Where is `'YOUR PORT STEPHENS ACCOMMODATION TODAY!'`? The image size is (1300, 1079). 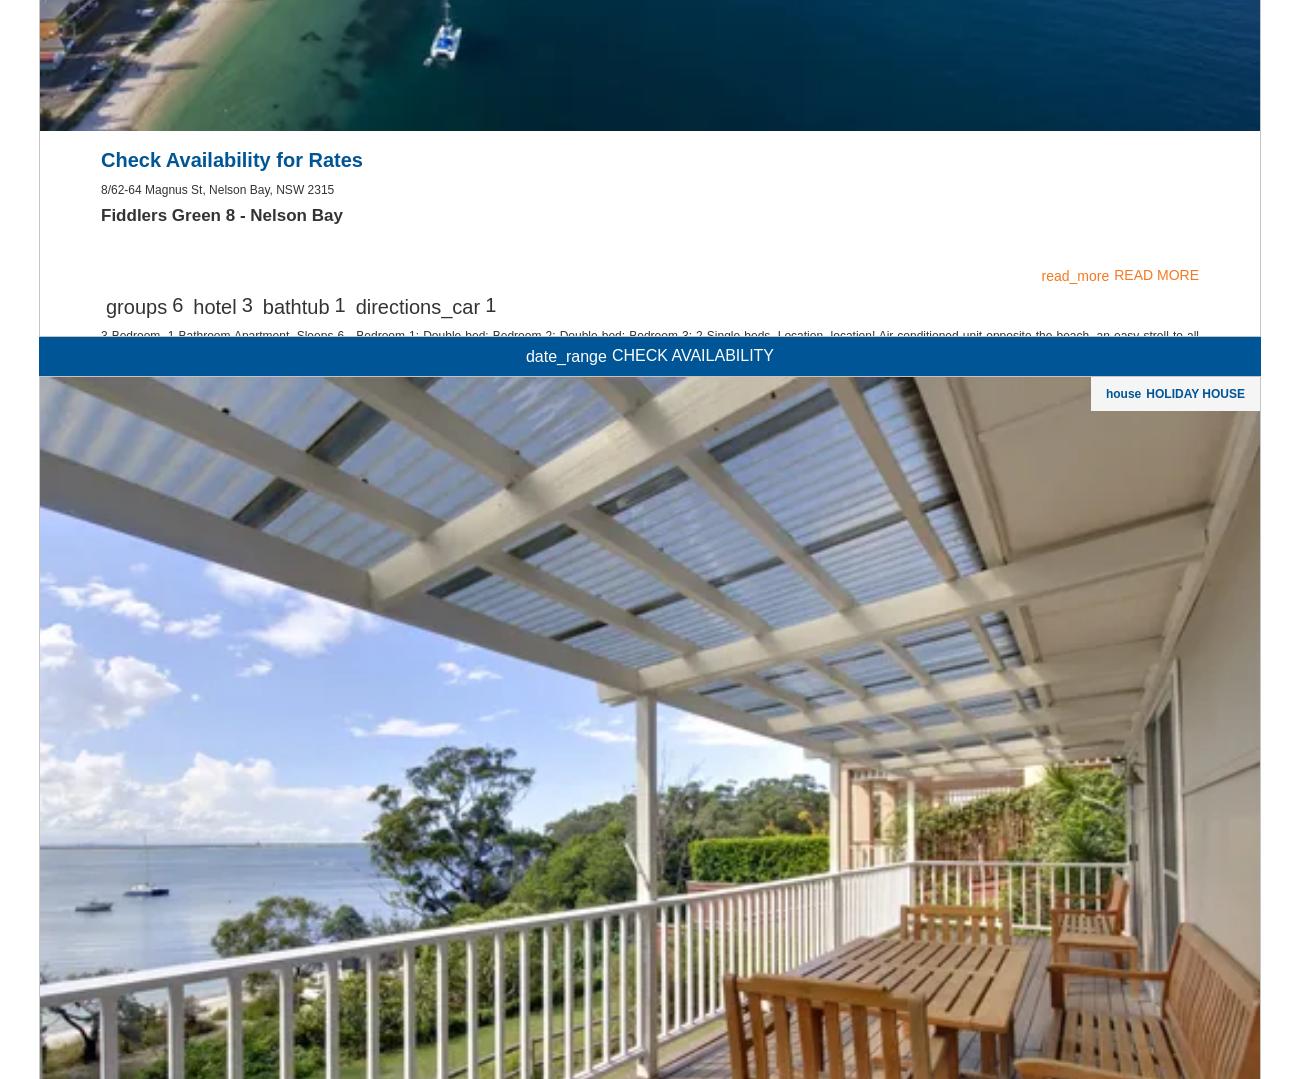
'YOUR PORT STEPHENS ACCOMMODATION TODAY!' is located at coordinates (699, 228).